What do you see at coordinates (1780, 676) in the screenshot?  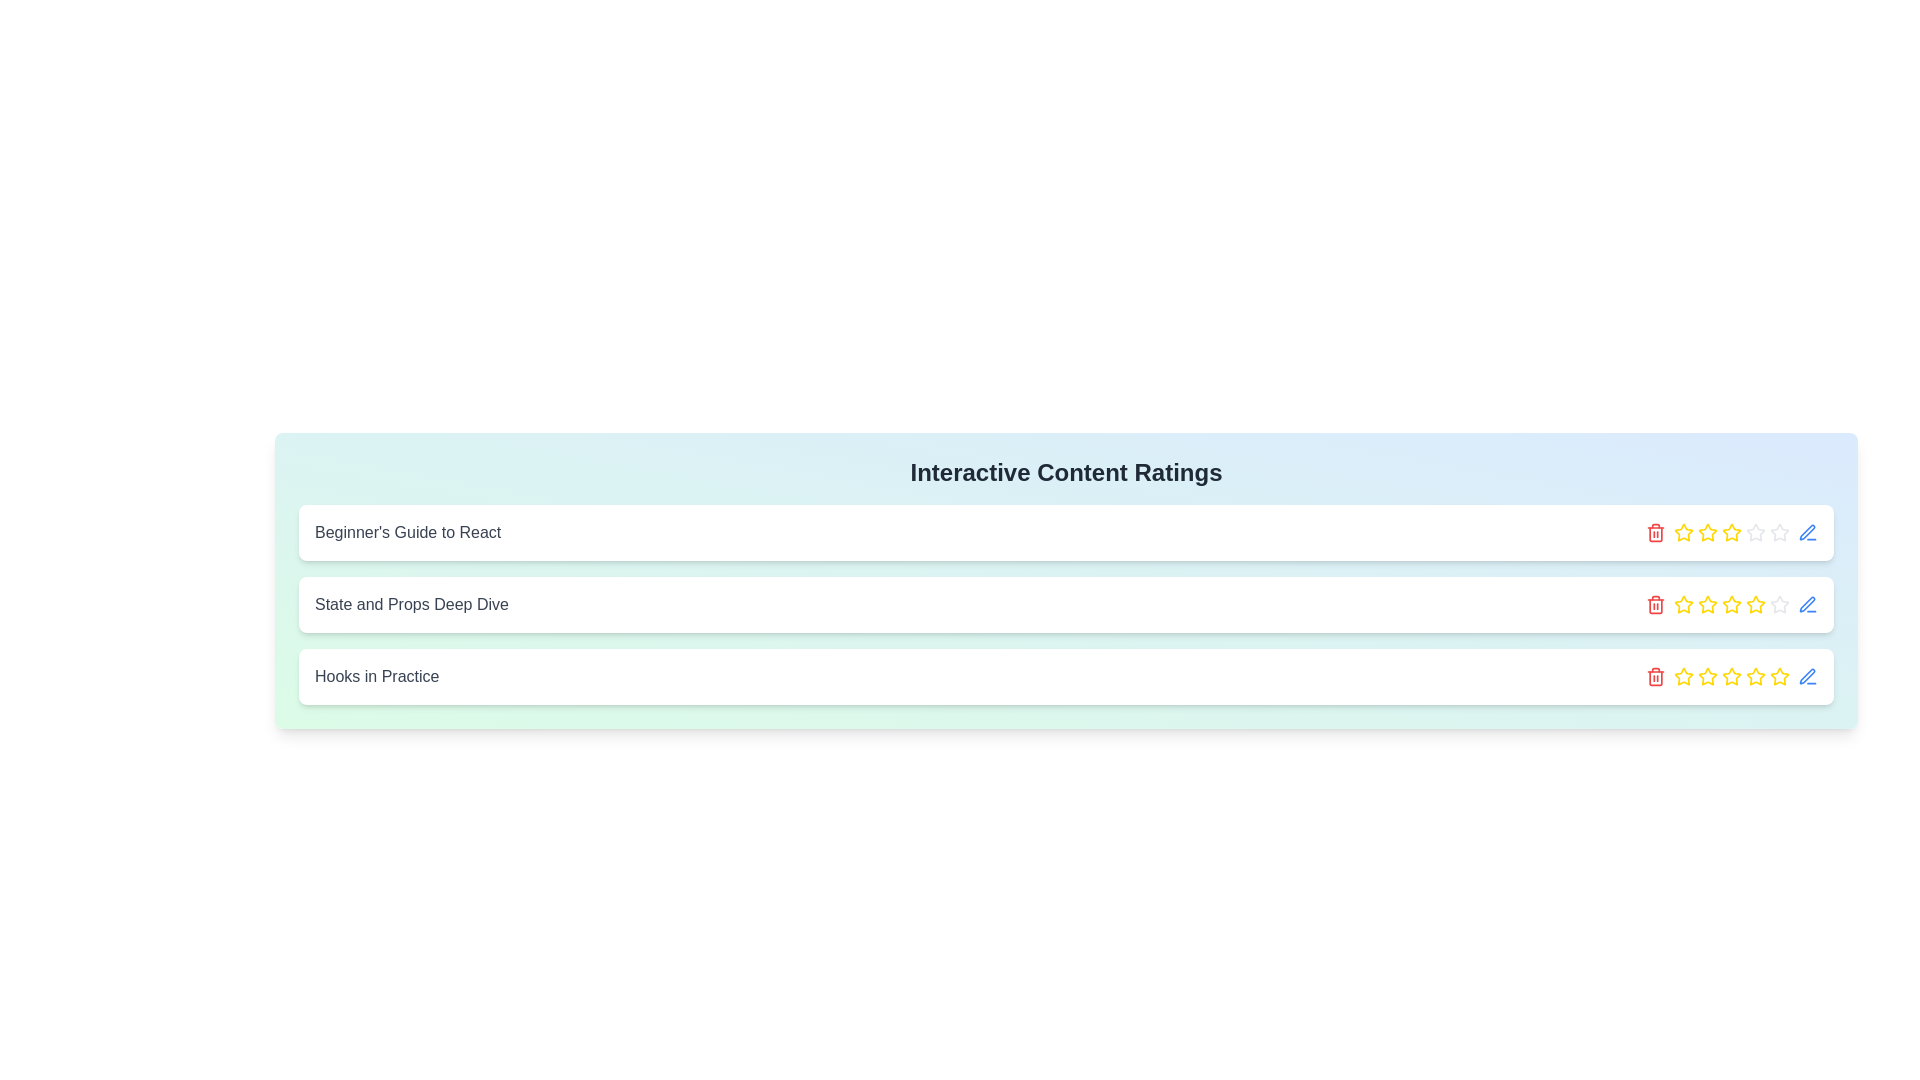 I see `the fifth star in the five-star rating system located on the right side of the 'Hooks in Practice' item` at bounding box center [1780, 676].